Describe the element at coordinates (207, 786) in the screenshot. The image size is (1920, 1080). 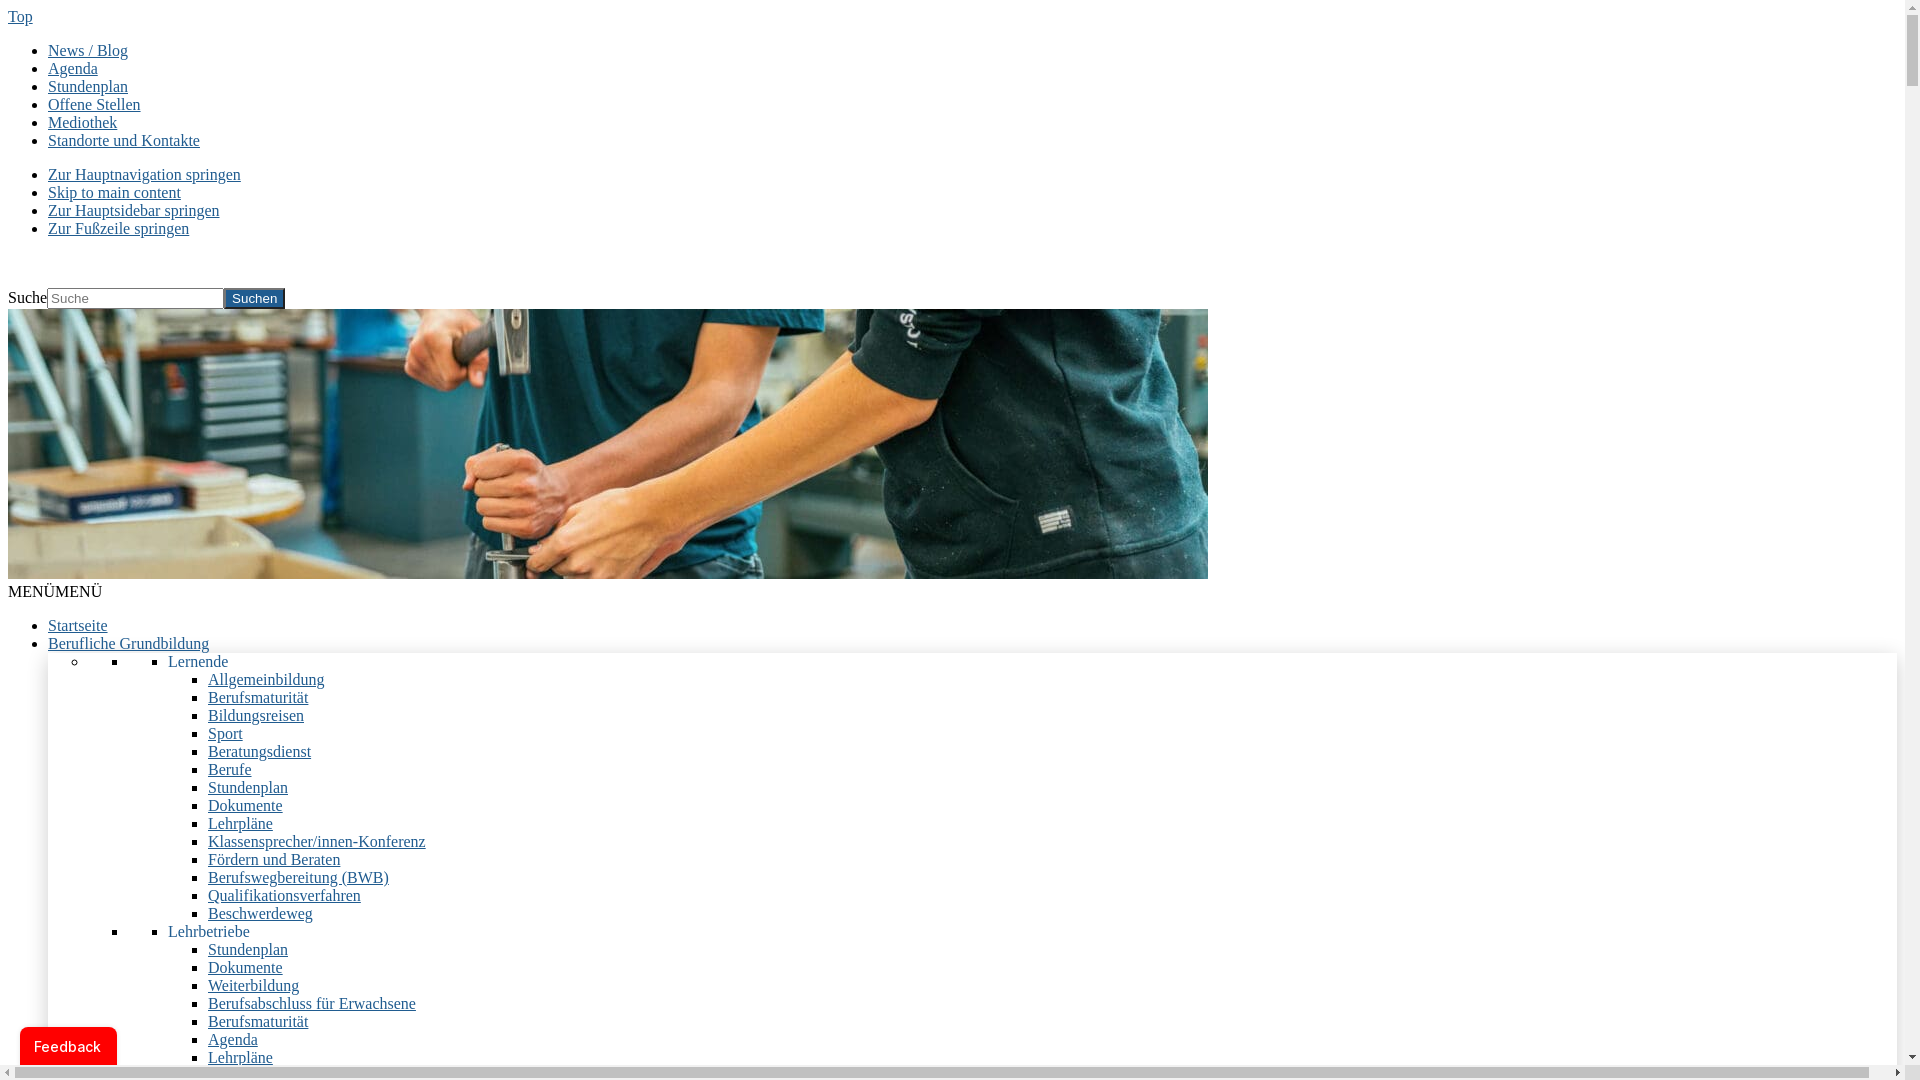
I see `'Stundenplan'` at that location.